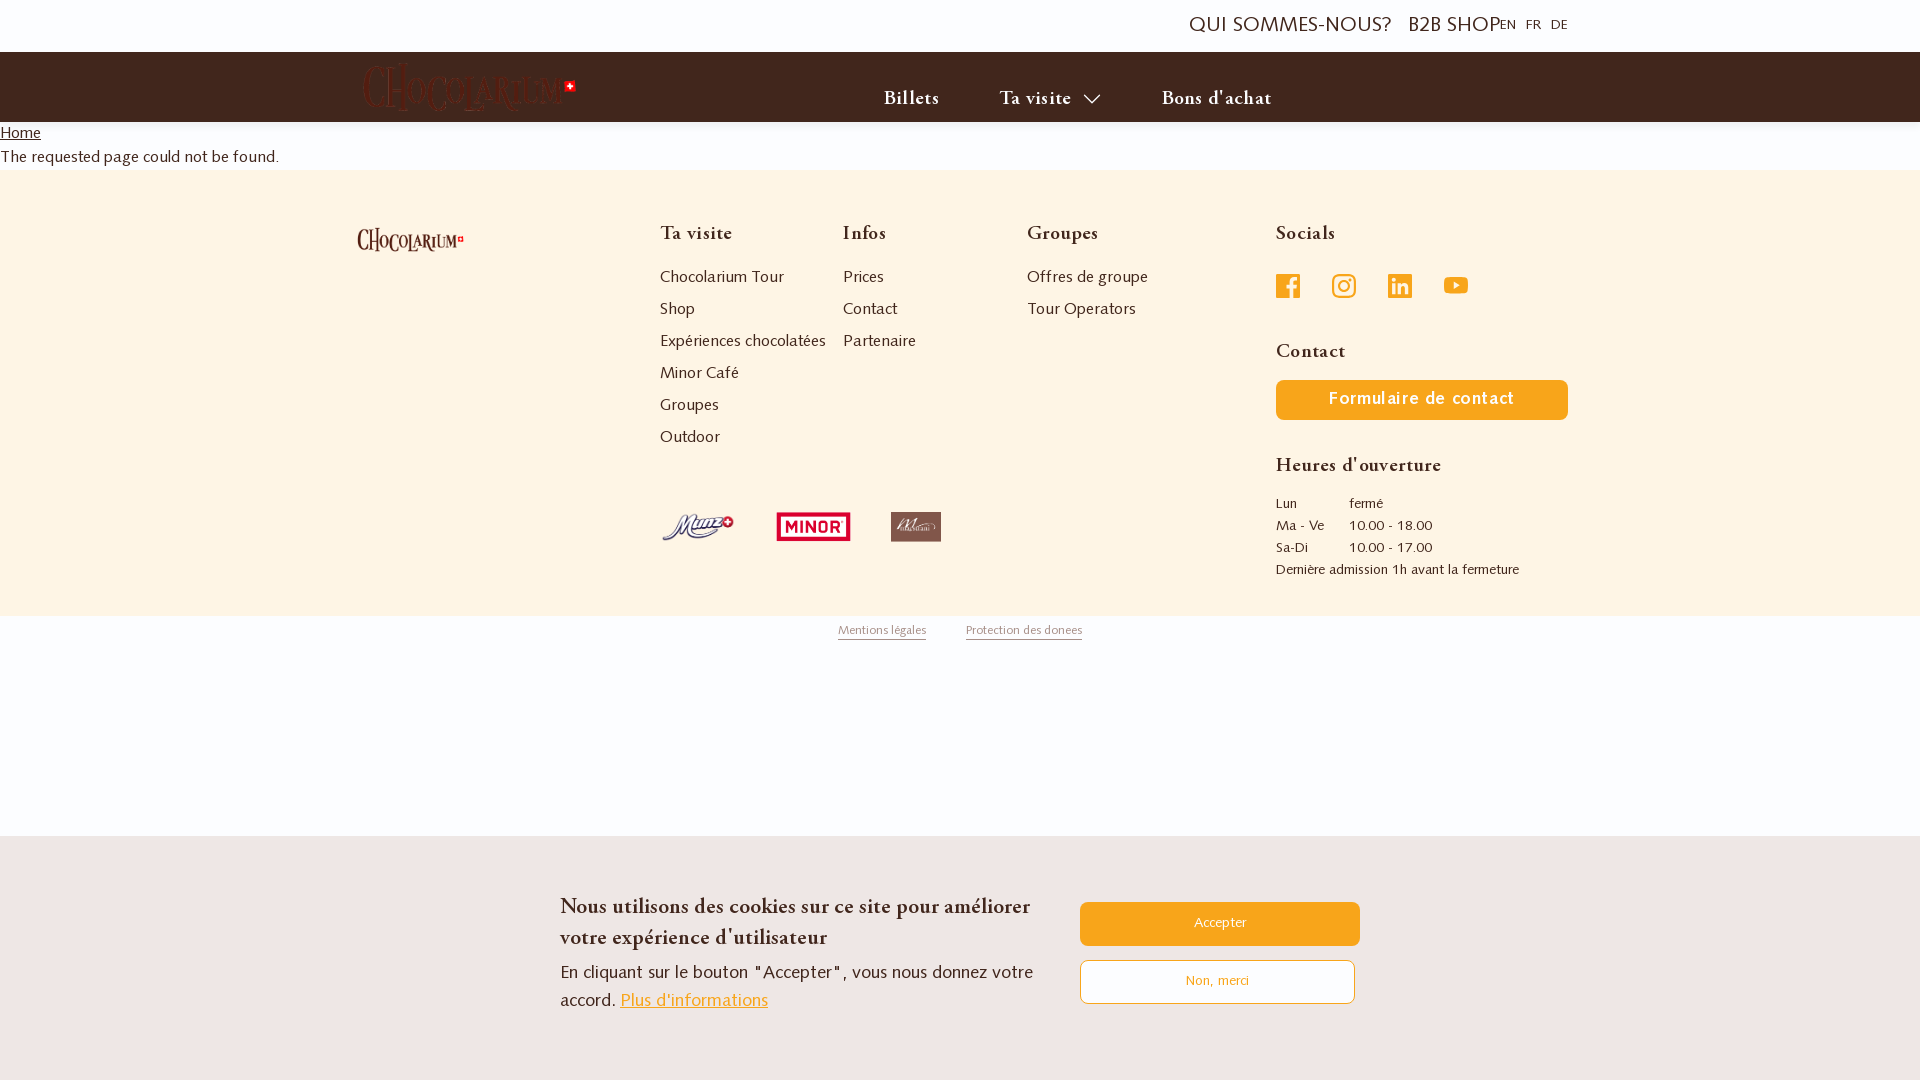  Describe the element at coordinates (1216, 981) in the screenshot. I see `'Non, merci'` at that location.